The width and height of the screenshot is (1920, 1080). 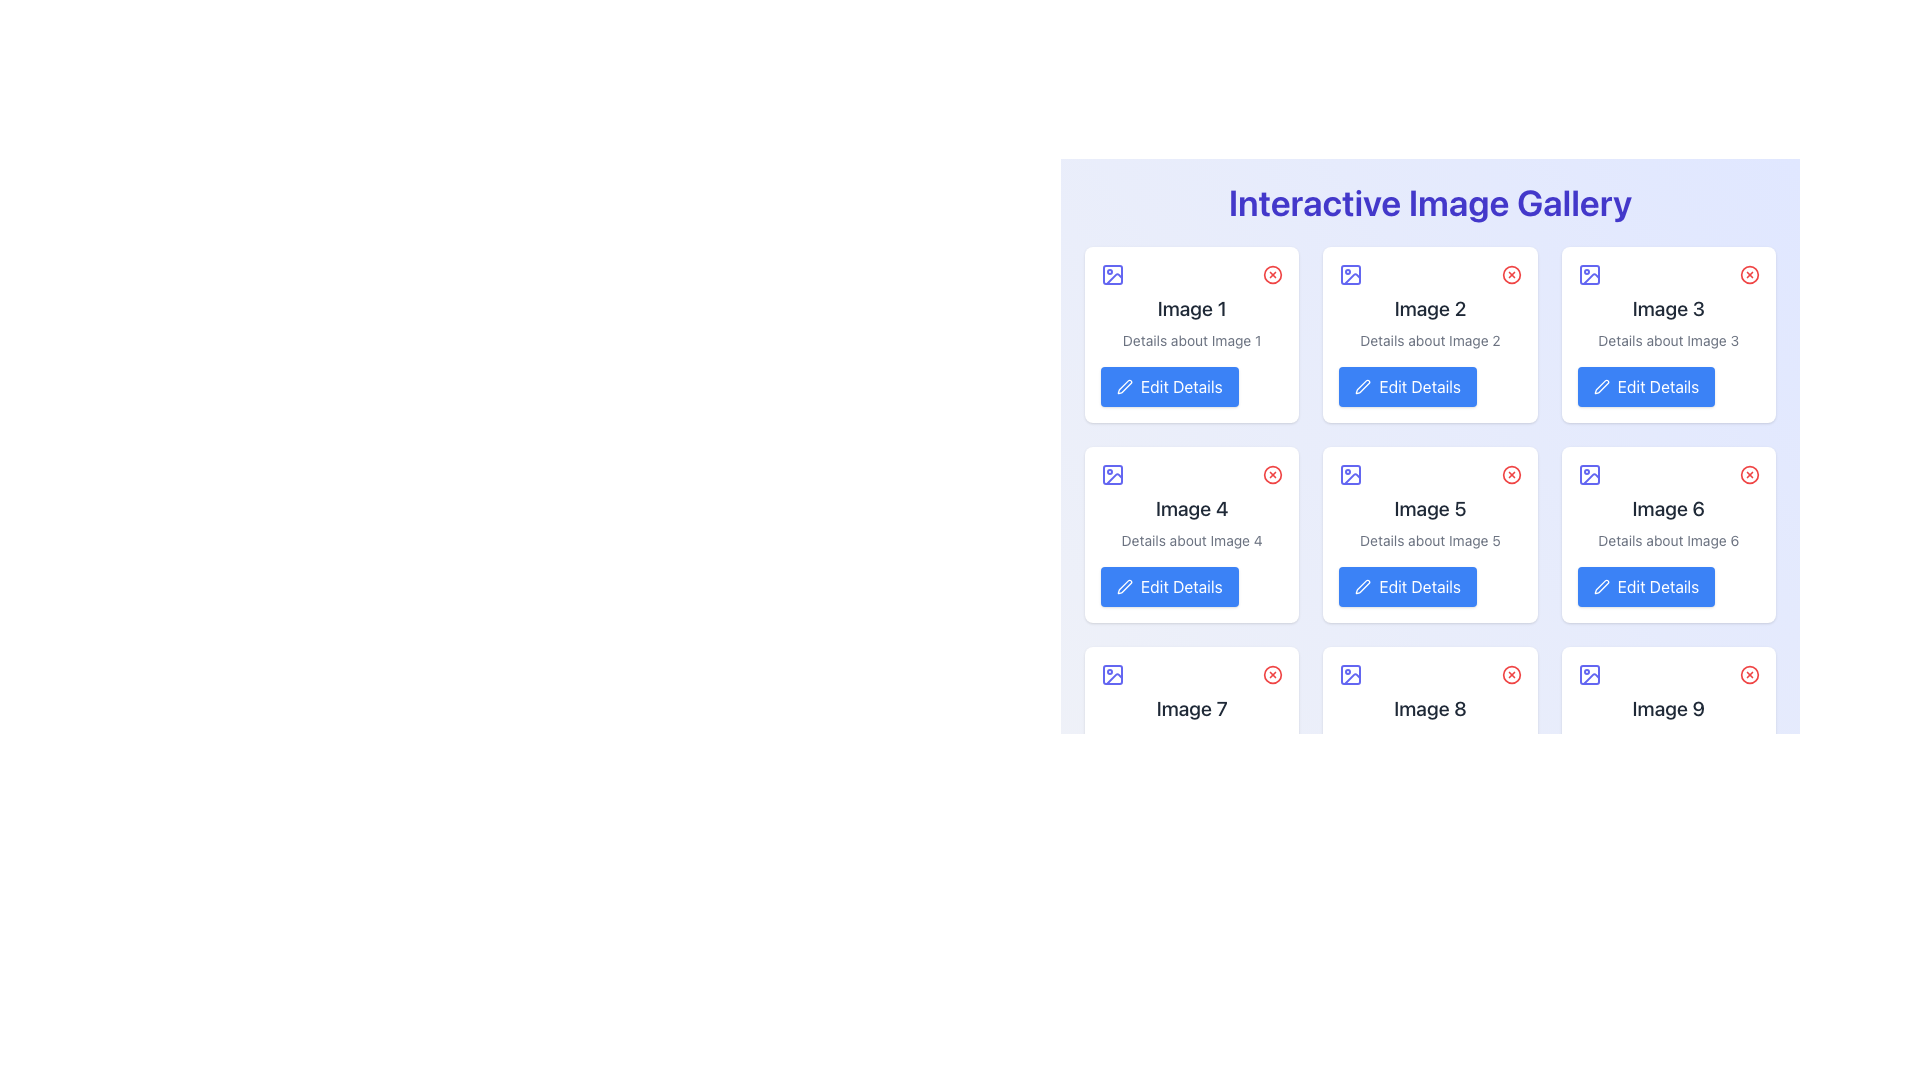 What do you see at coordinates (1429, 339) in the screenshot?
I see `the text label displaying 'Details about Image 2' which is located under the title 'Image 2' in the card for 'Image 2'` at bounding box center [1429, 339].